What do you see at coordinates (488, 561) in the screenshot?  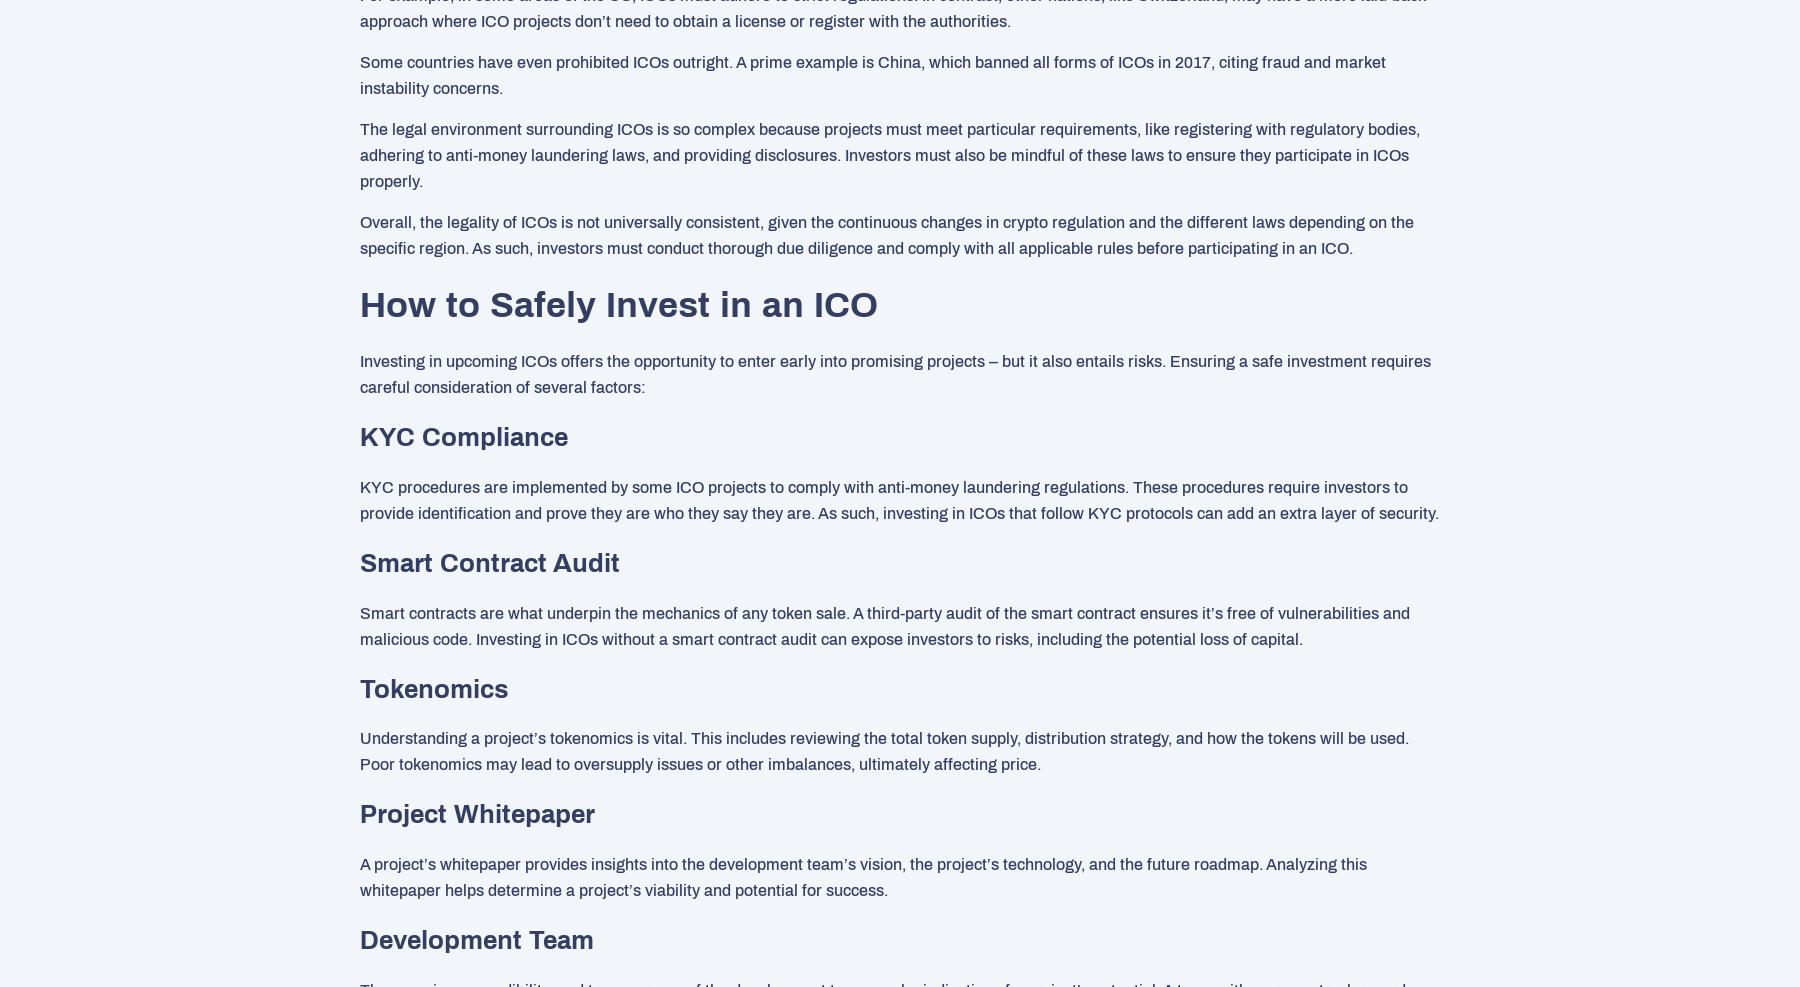 I see `'Smart Contract Audit'` at bounding box center [488, 561].